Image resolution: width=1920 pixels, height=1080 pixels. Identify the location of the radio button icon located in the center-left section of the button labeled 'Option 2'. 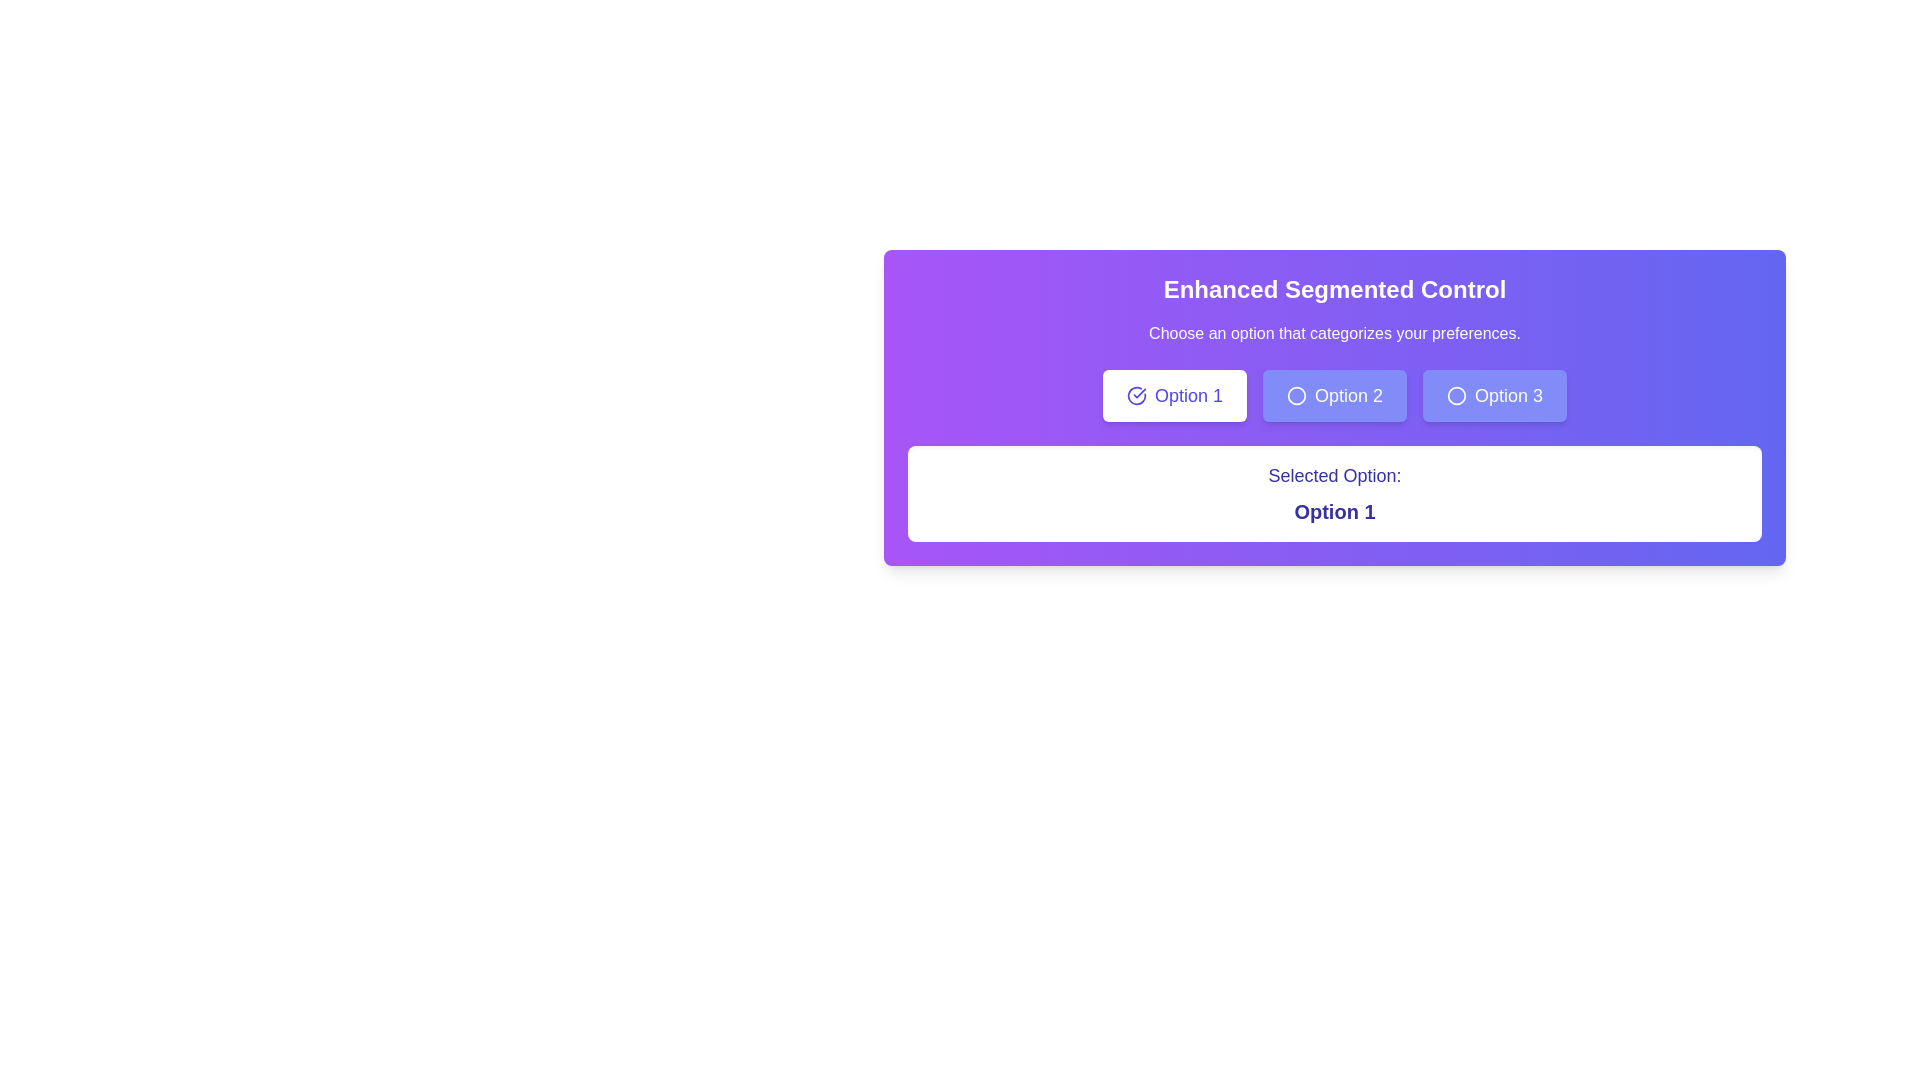
(1296, 396).